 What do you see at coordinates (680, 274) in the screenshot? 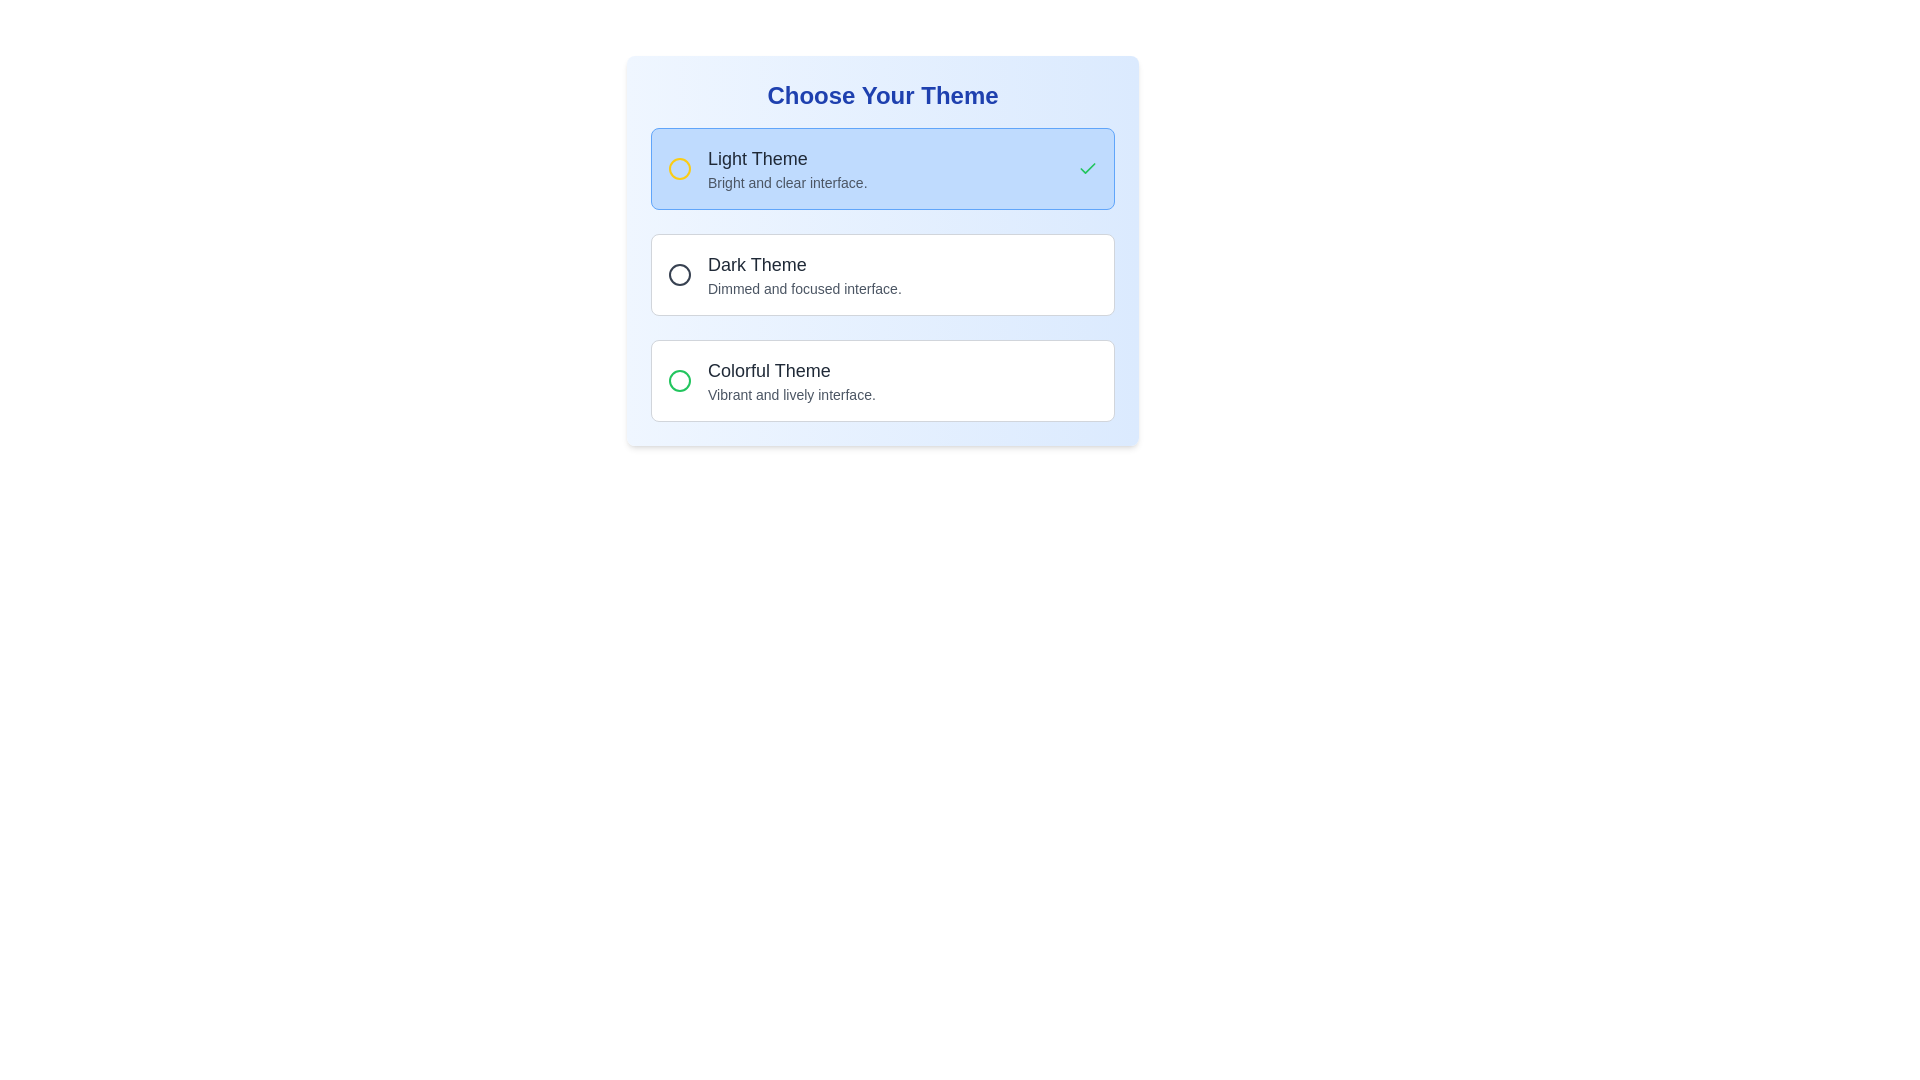
I see `the Option Indicator` at bounding box center [680, 274].